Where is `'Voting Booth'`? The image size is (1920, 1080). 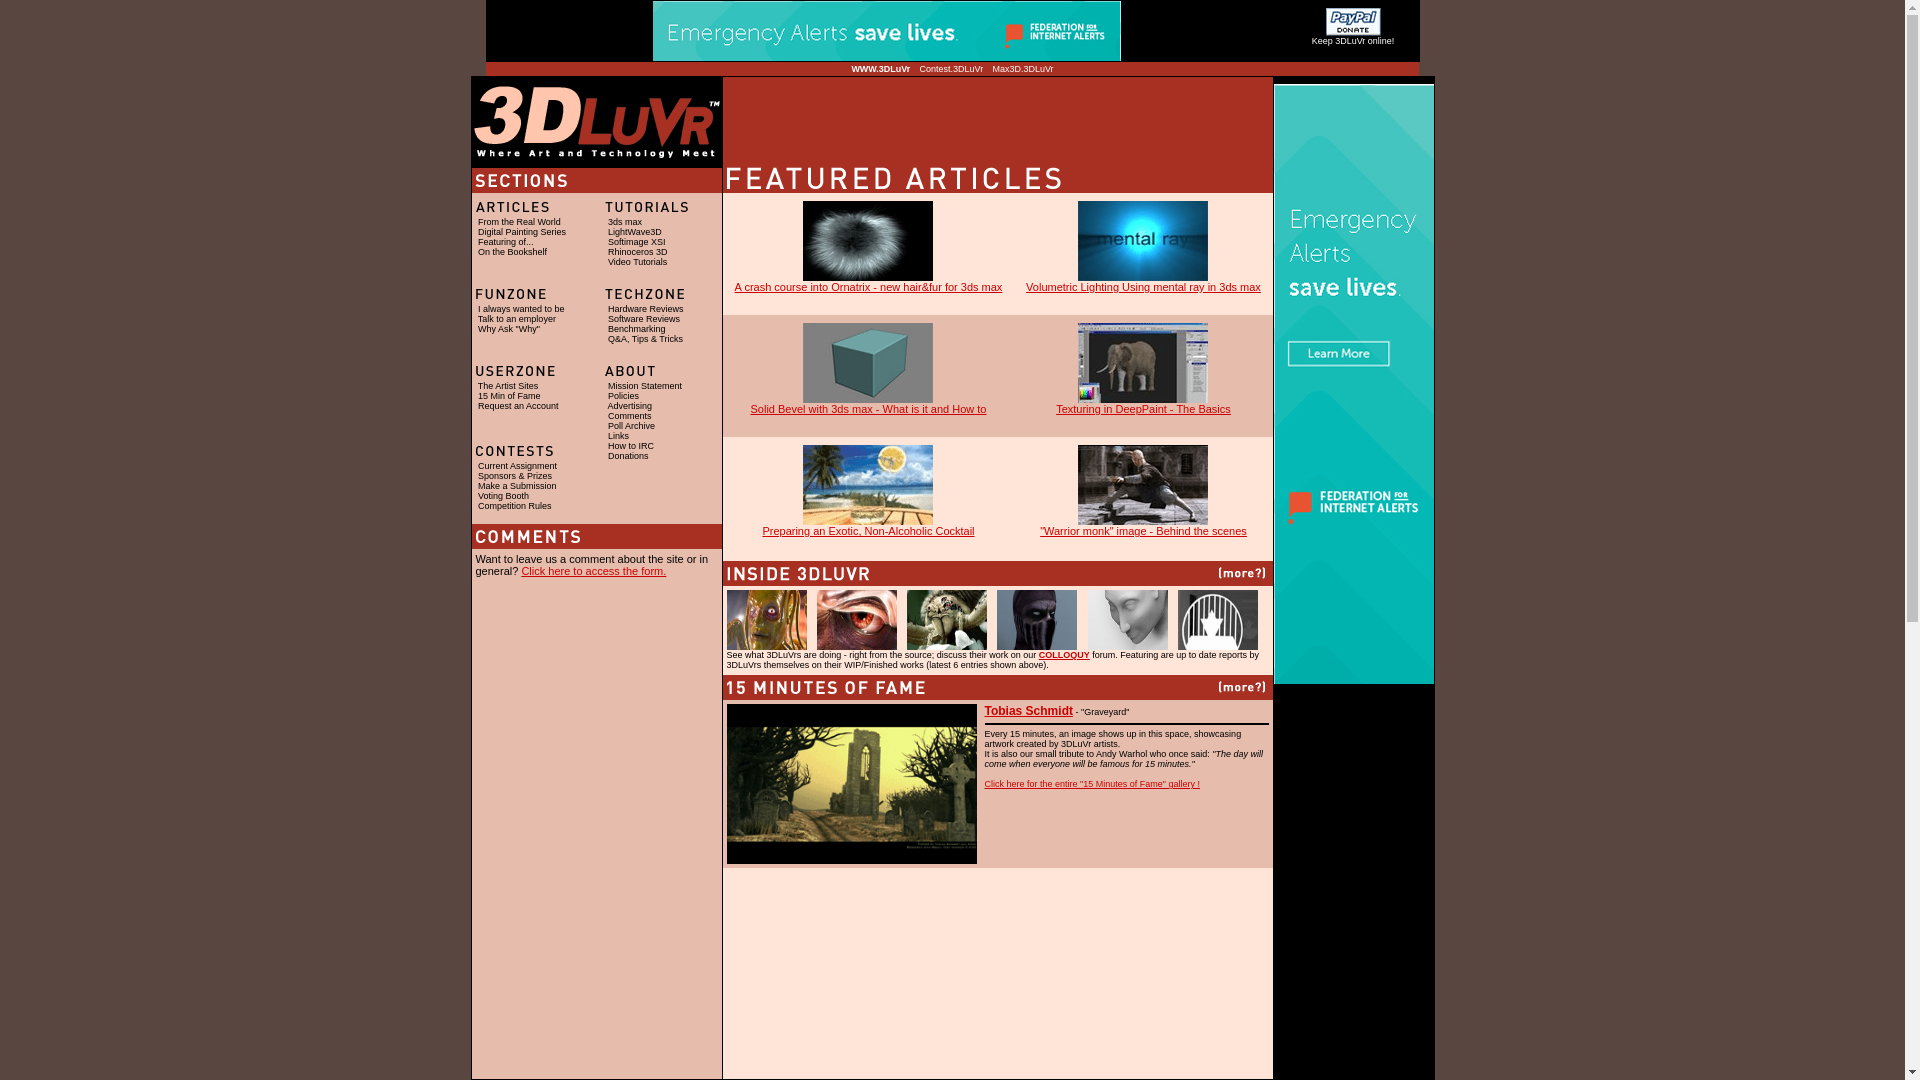
'Voting Booth' is located at coordinates (503, 495).